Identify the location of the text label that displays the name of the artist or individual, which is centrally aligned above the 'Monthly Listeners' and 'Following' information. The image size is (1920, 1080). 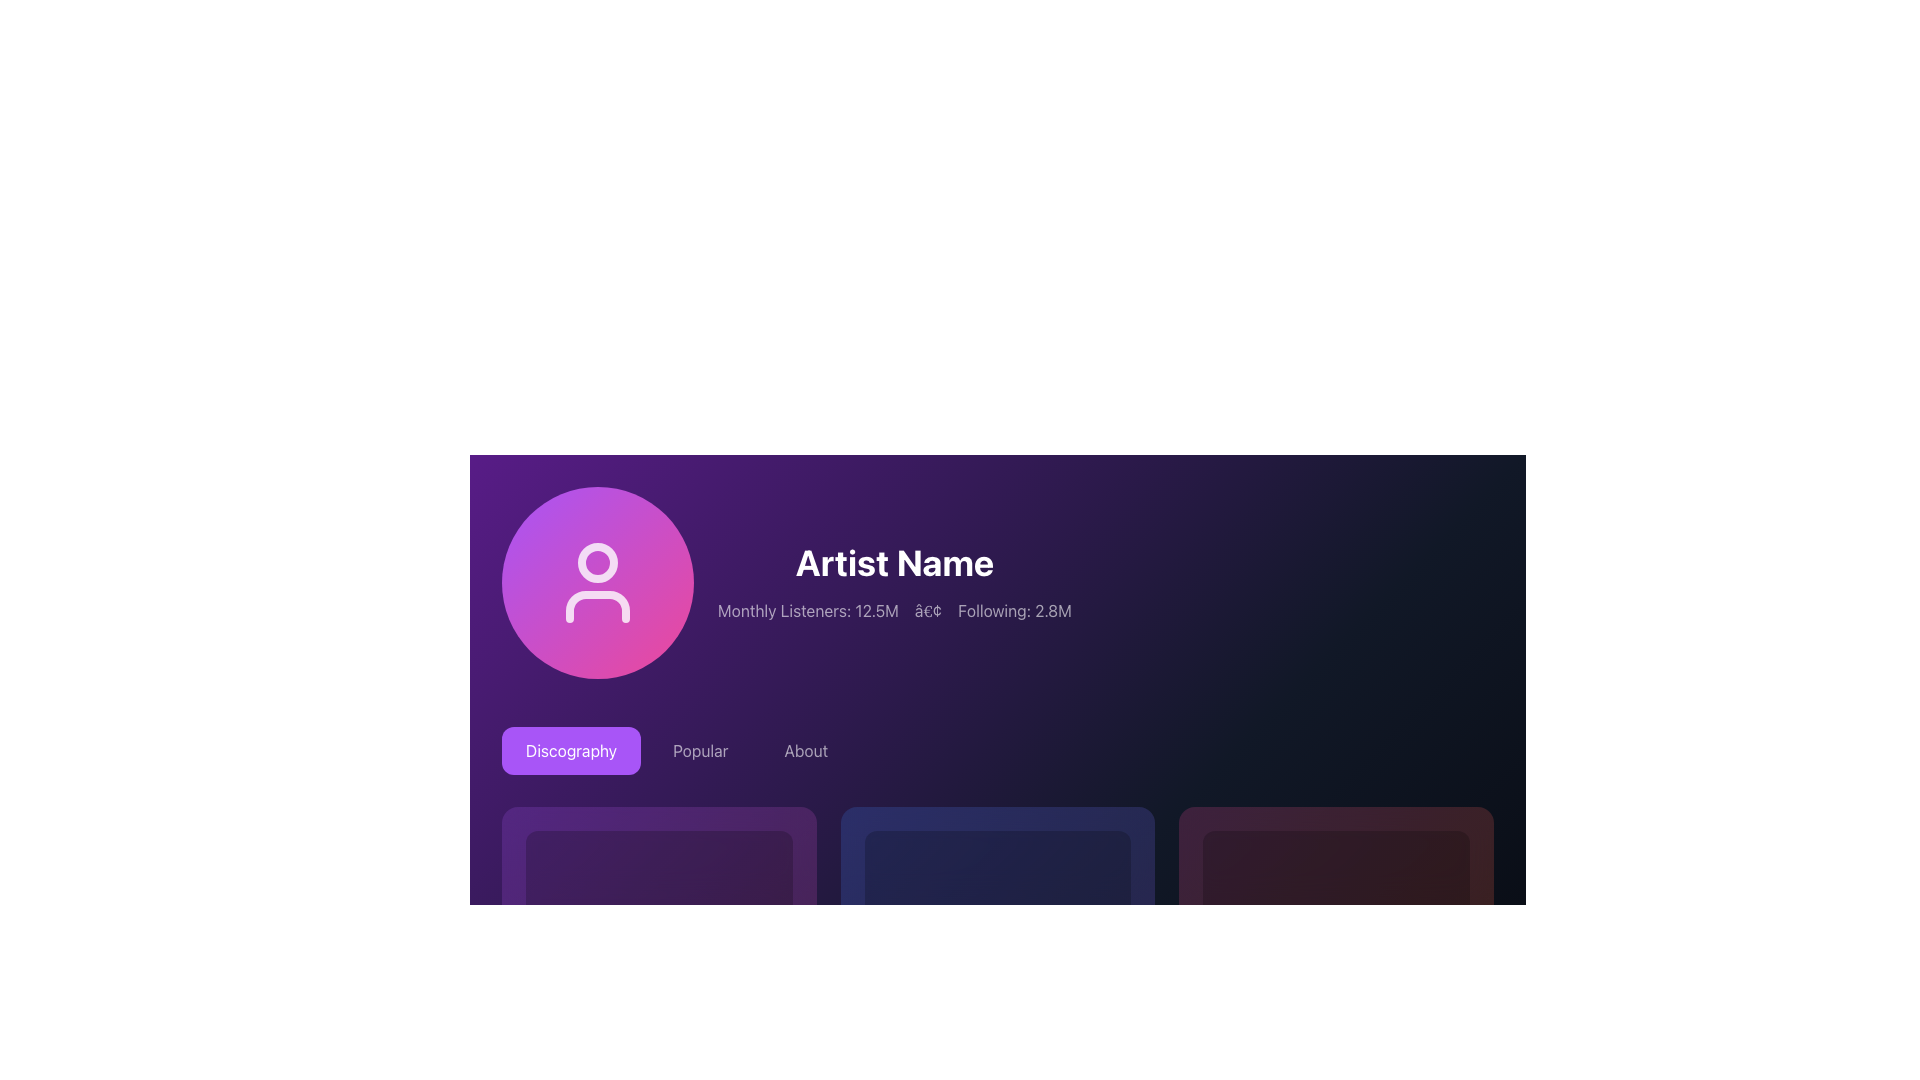
(893, 563).